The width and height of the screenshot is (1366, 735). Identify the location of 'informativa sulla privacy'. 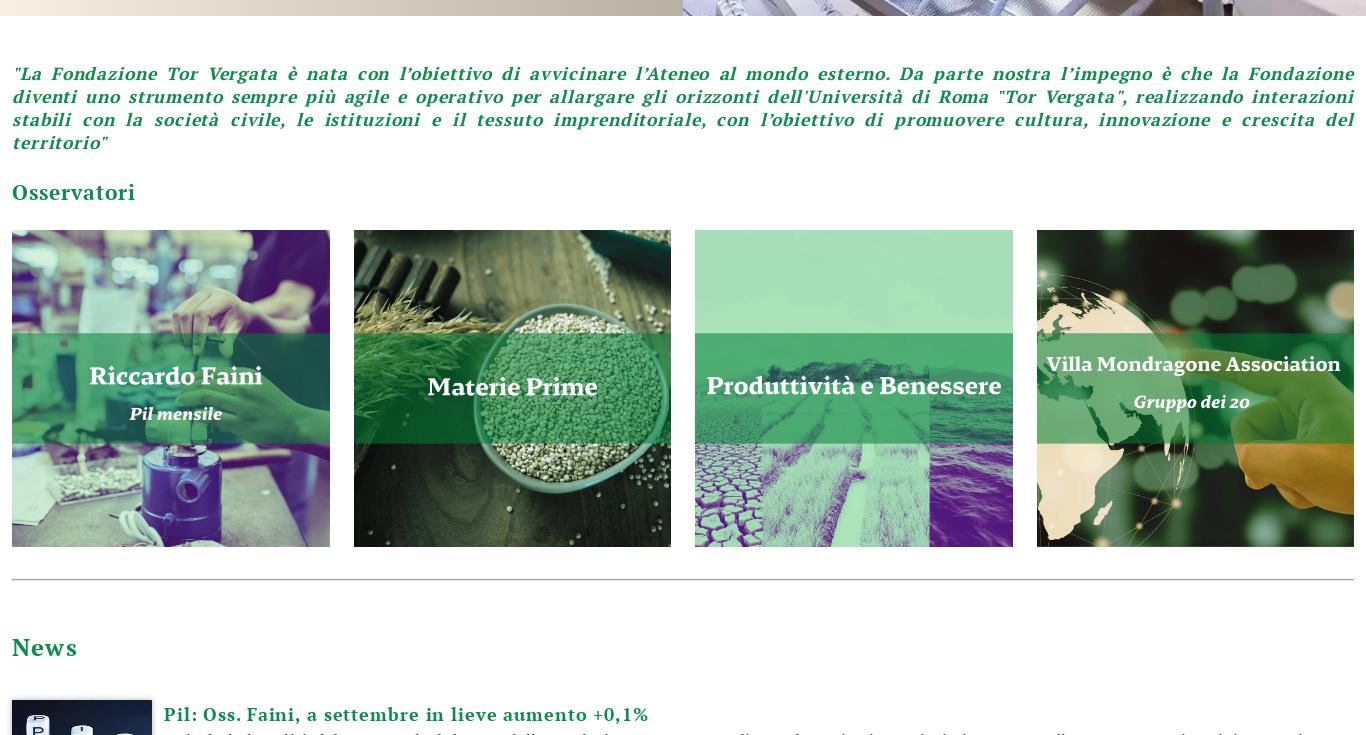
(831, 134).